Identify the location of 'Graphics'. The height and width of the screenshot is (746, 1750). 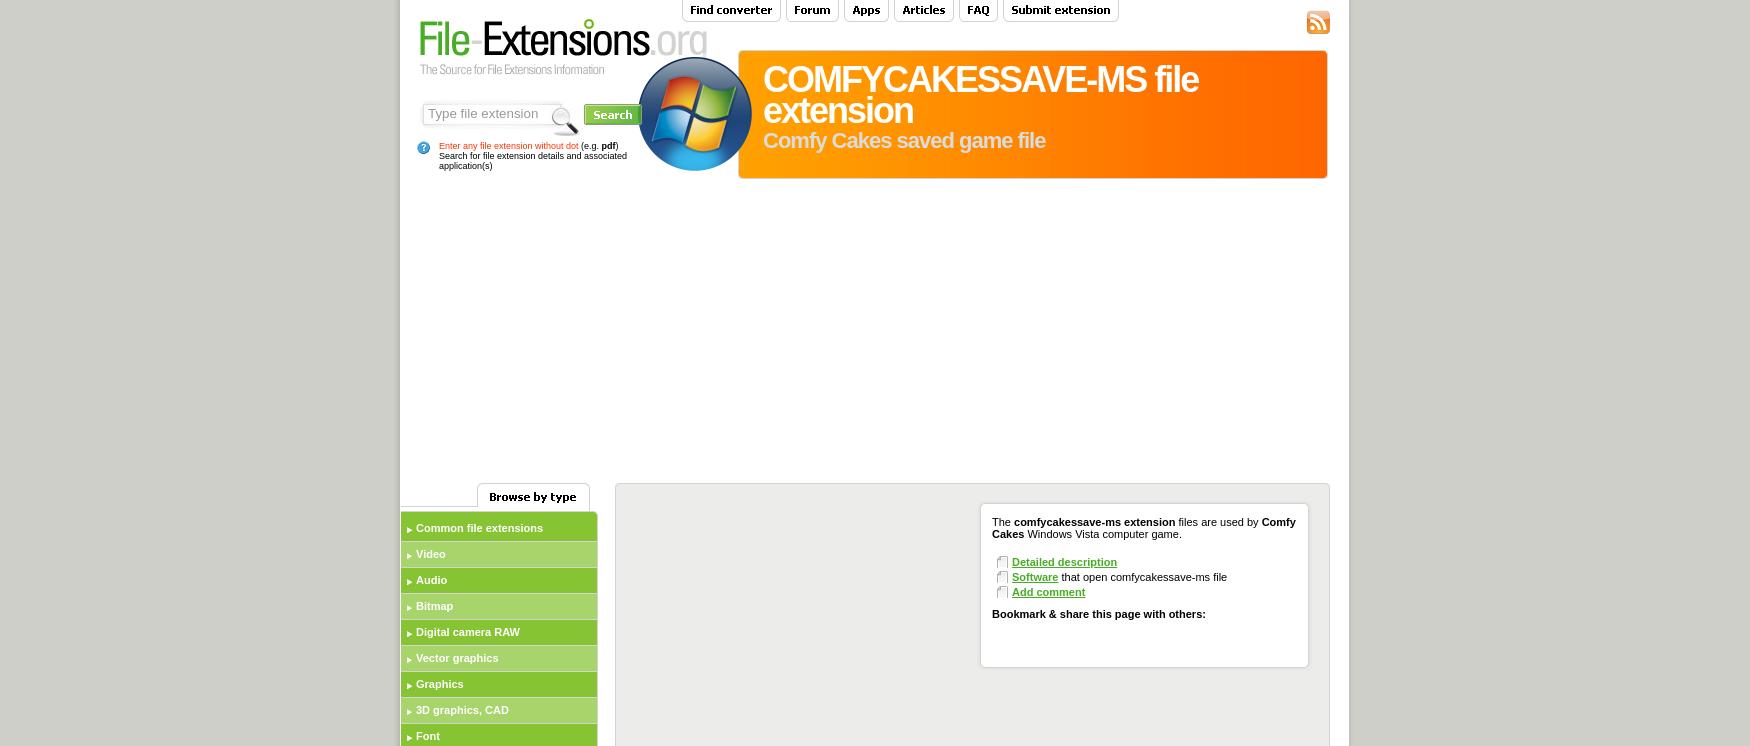
(414, 684).